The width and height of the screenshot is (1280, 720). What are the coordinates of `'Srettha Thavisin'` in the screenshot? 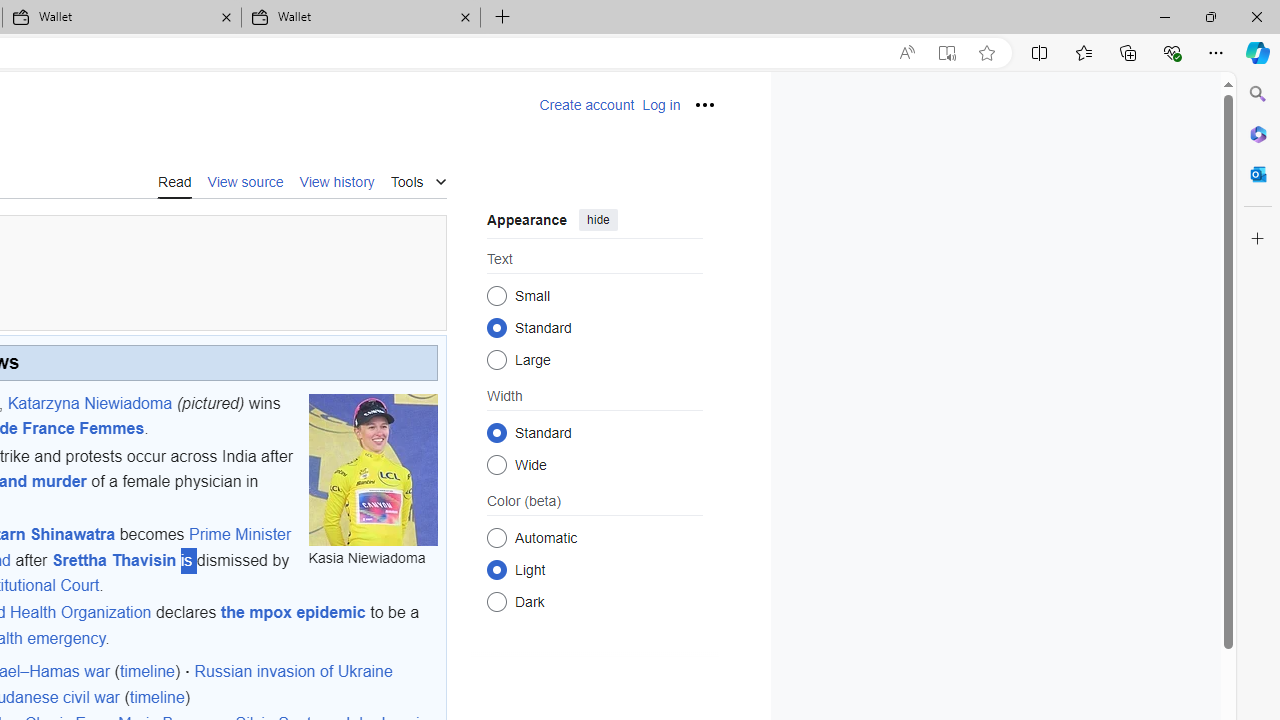 It's located at (112, 559).